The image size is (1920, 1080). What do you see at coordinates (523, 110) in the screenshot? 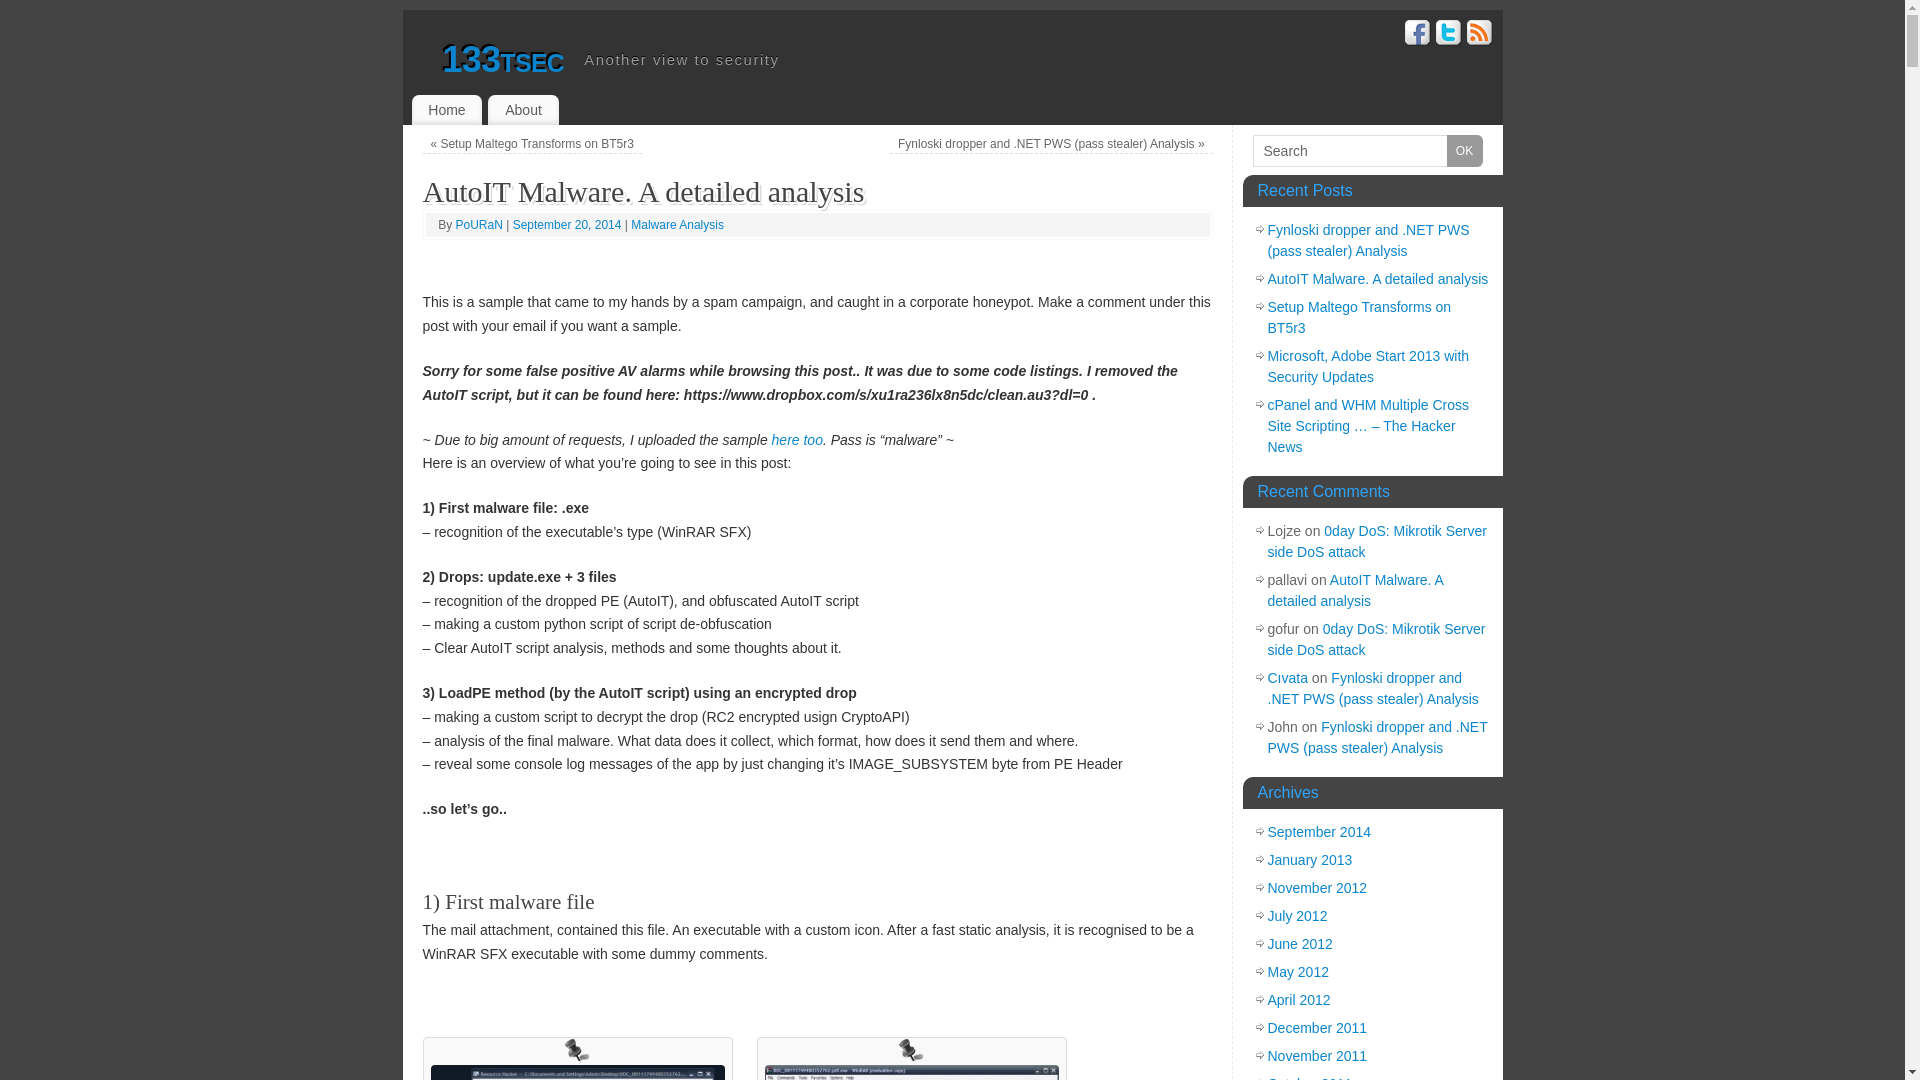
I see `'About'` at bounding box center [523, 110].